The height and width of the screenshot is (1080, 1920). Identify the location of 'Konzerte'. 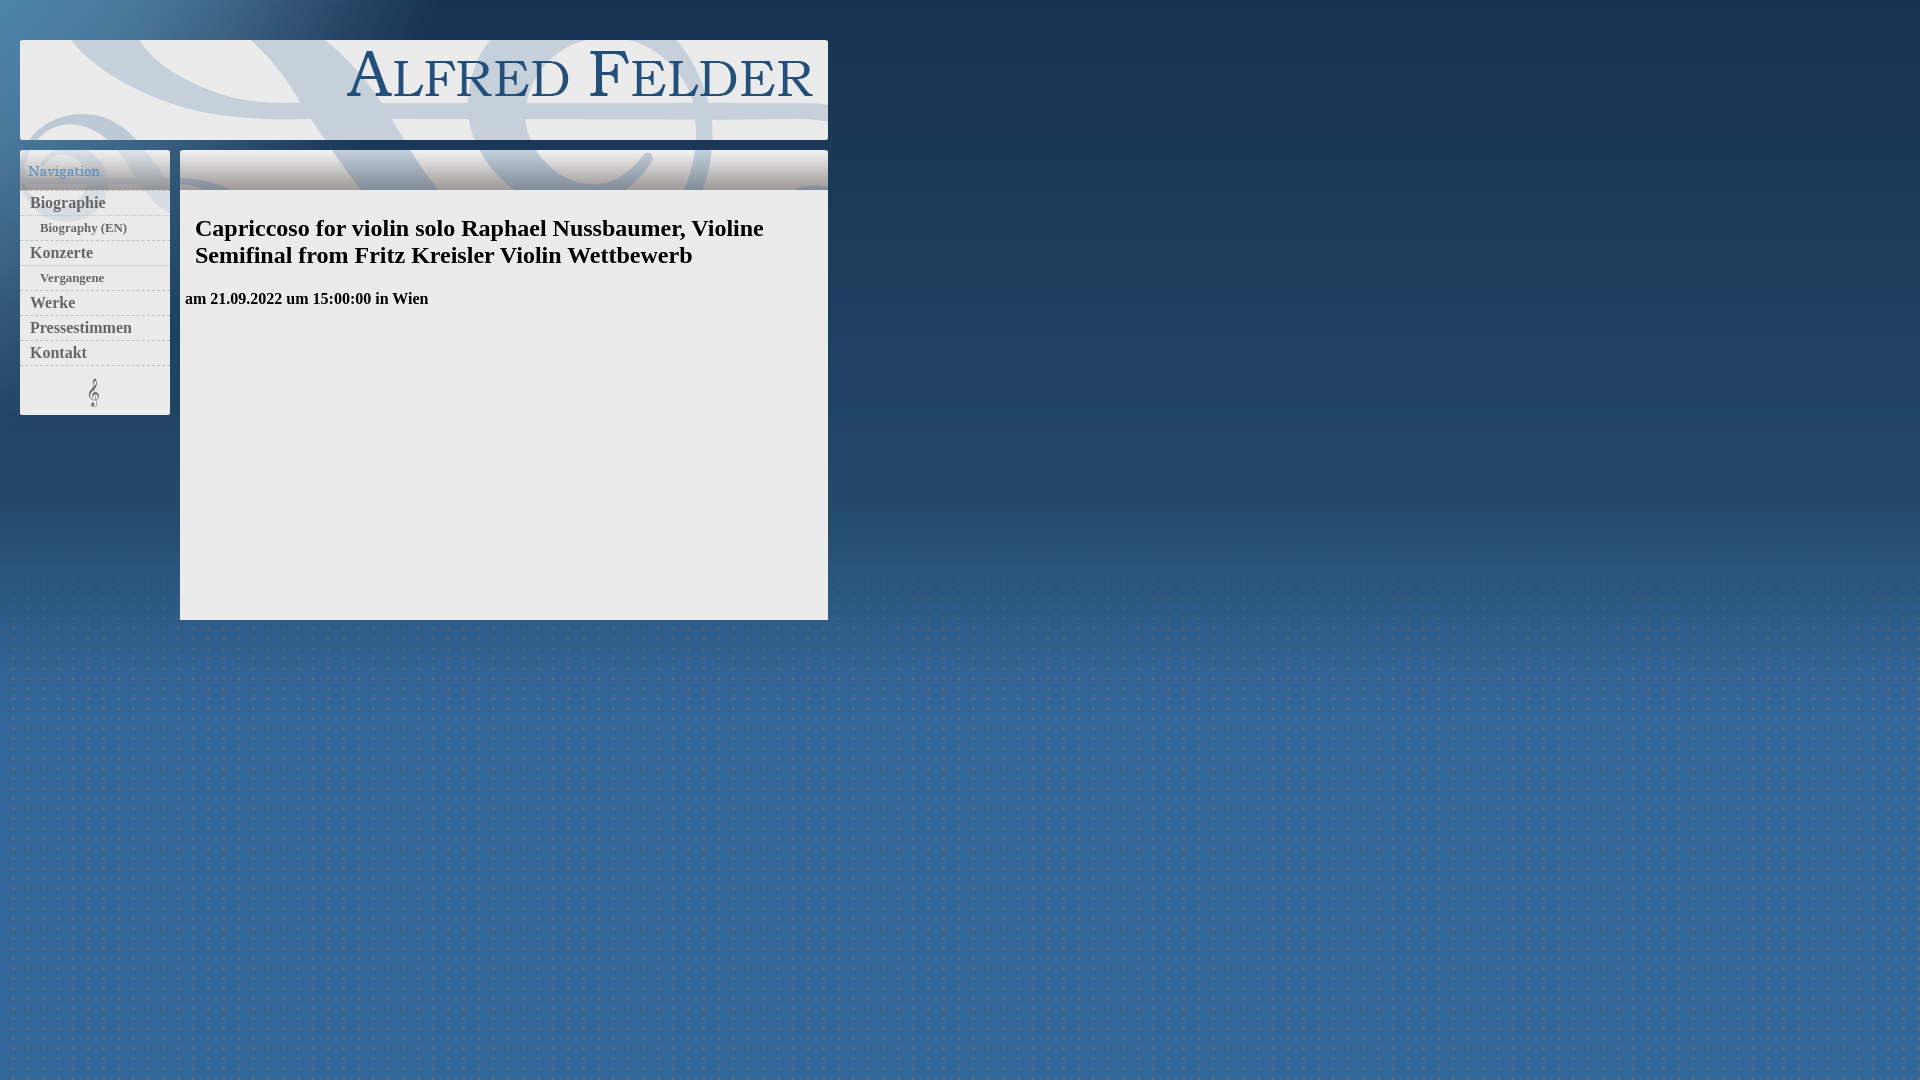
(56, 251).